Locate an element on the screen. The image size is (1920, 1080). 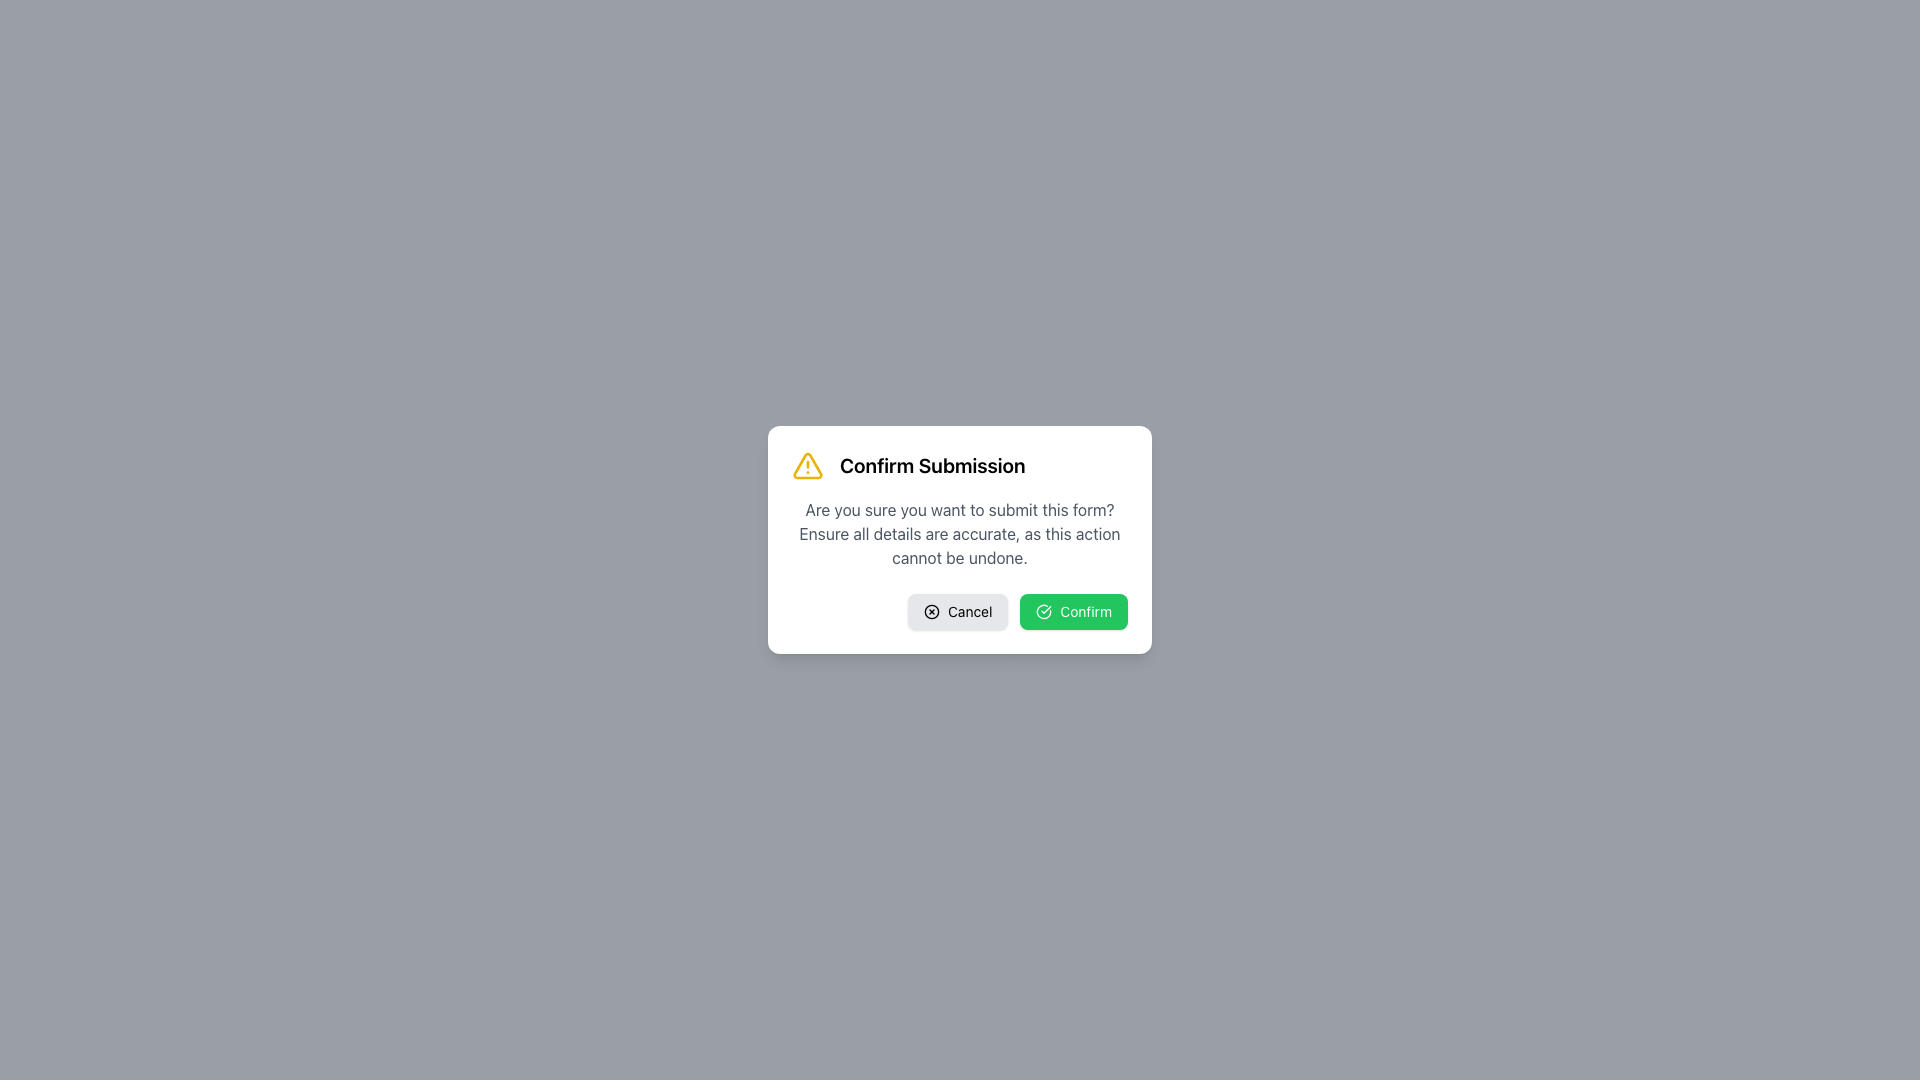
the buttons in the Button Group located at the bottom of the modal dialog box is located at coordinates (960, 611).